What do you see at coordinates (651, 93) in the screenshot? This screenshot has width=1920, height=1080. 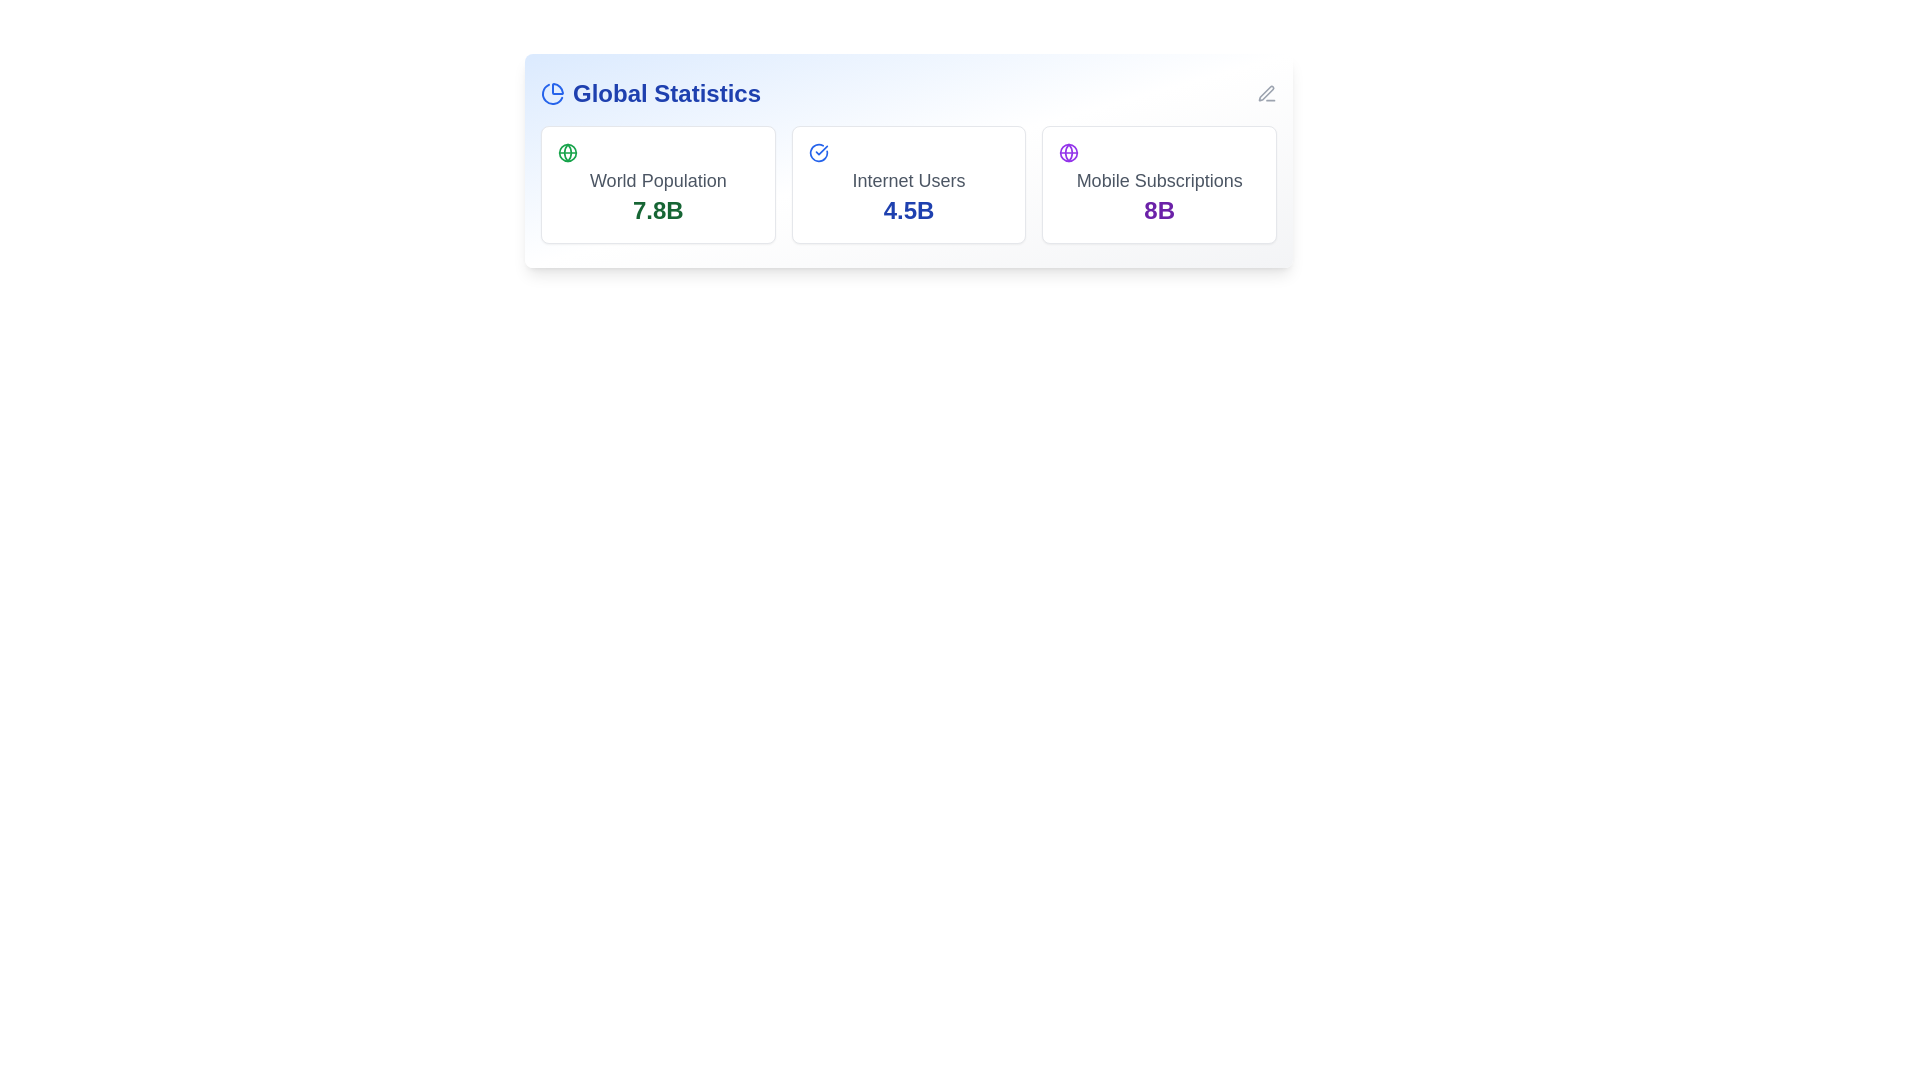 I see `the text label that indicates global statistics for navigation` at bounding box center [651, 93].